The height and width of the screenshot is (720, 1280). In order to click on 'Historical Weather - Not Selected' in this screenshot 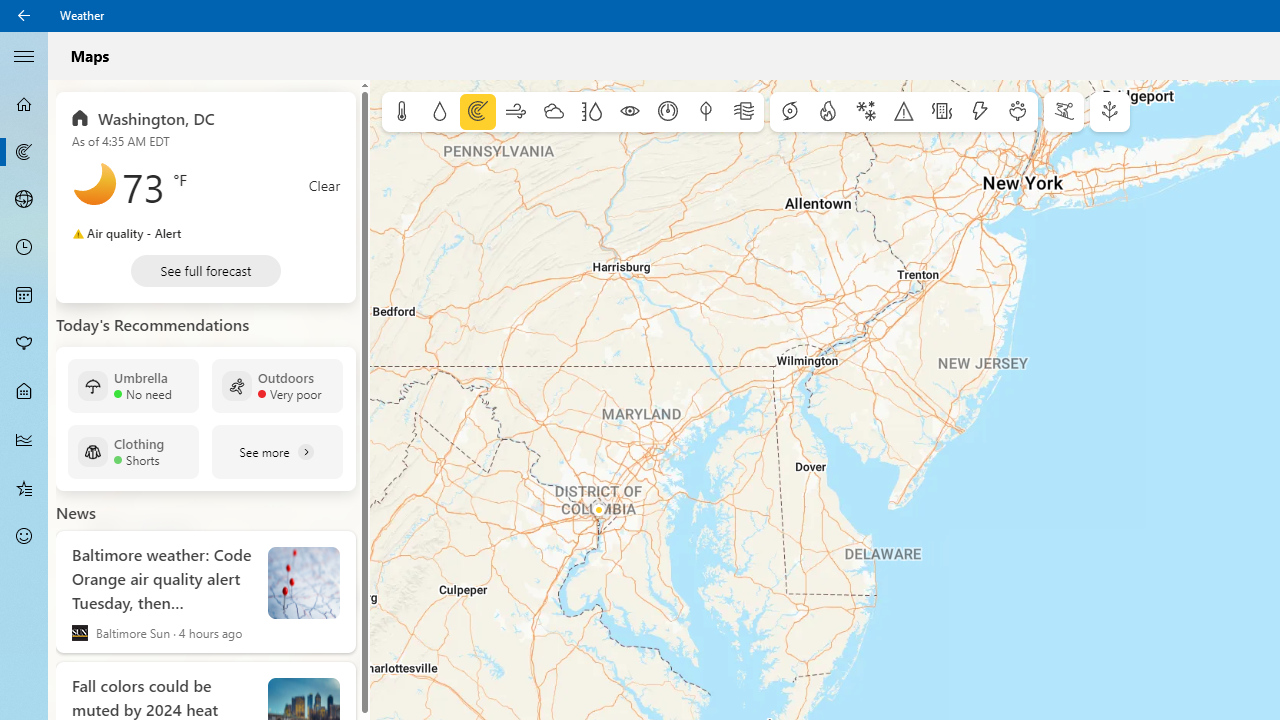, I will do `click(24, 438)`.